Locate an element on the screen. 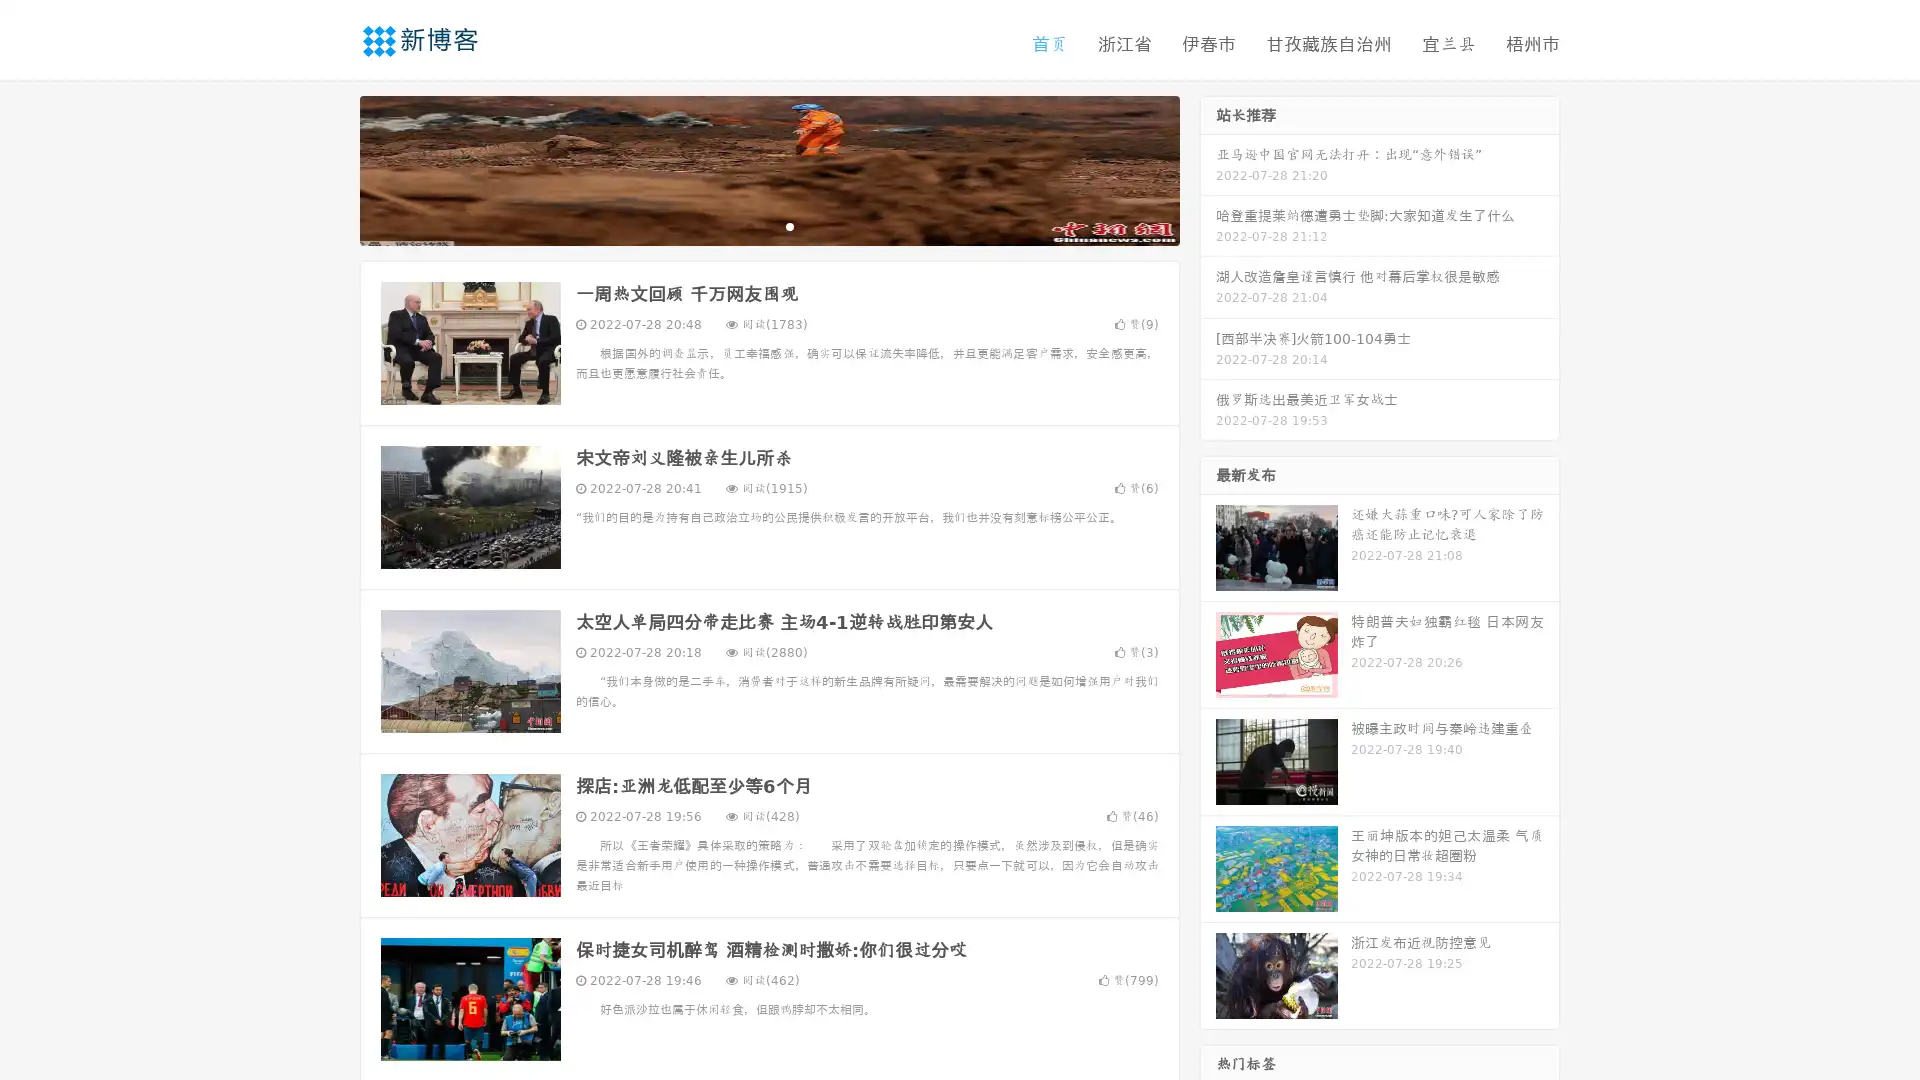  Previous slide is located at coordinates (330, 168).